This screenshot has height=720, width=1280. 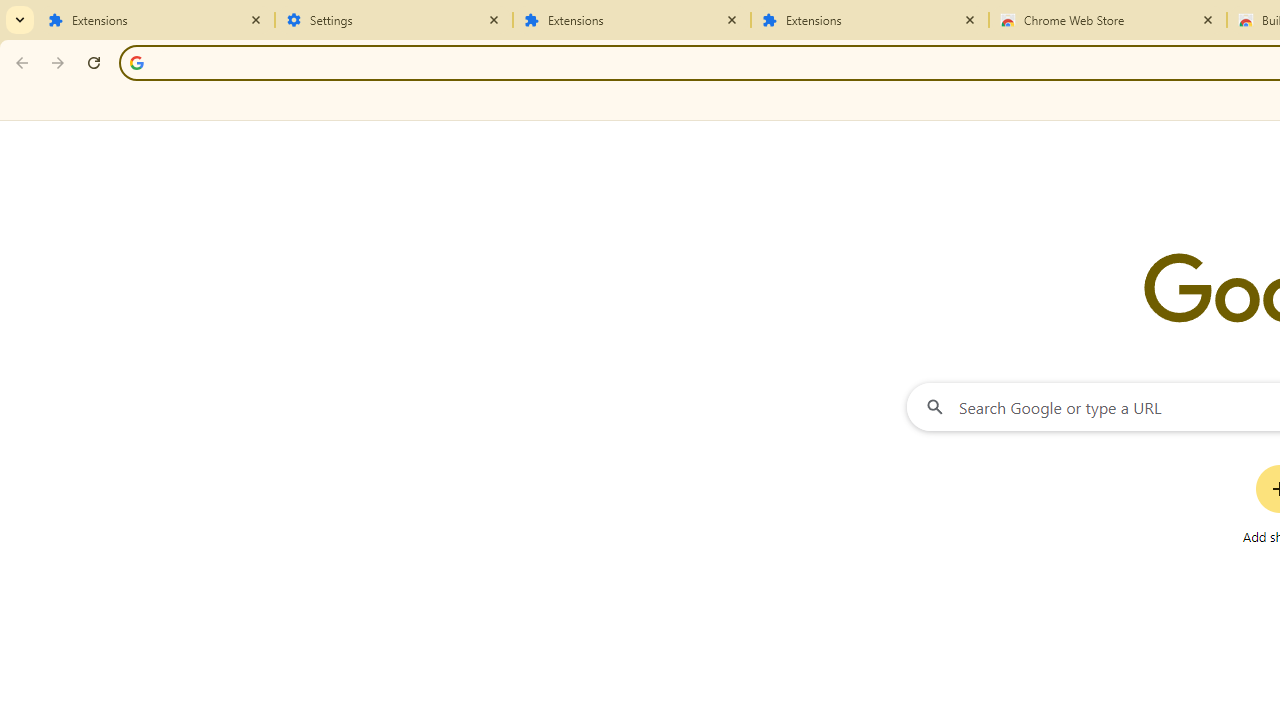 I want to click on 'Settings', so click(x=394, y=20).